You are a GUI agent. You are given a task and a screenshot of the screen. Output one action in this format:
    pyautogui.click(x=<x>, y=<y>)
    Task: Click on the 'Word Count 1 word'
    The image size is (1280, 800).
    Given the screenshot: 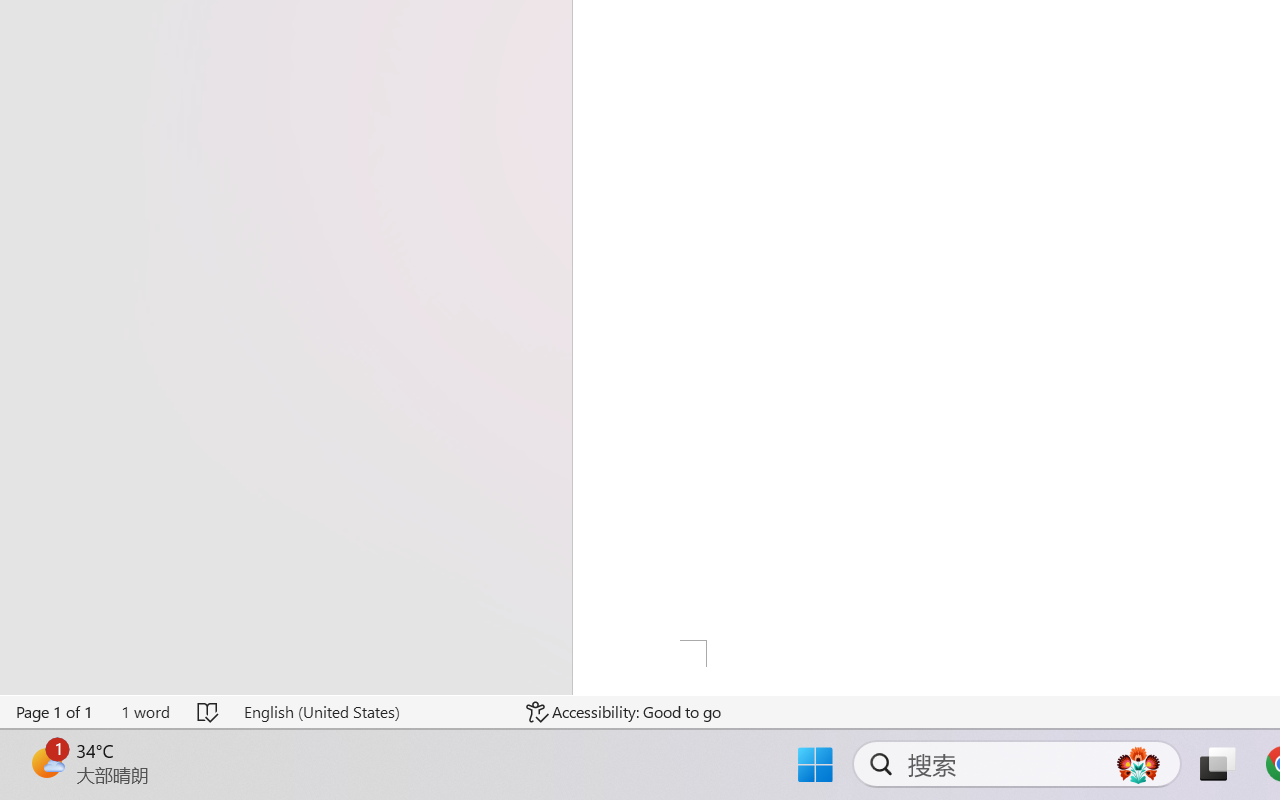 What is the action you would take?
    pyautogui.click(x=144, y=711)
    